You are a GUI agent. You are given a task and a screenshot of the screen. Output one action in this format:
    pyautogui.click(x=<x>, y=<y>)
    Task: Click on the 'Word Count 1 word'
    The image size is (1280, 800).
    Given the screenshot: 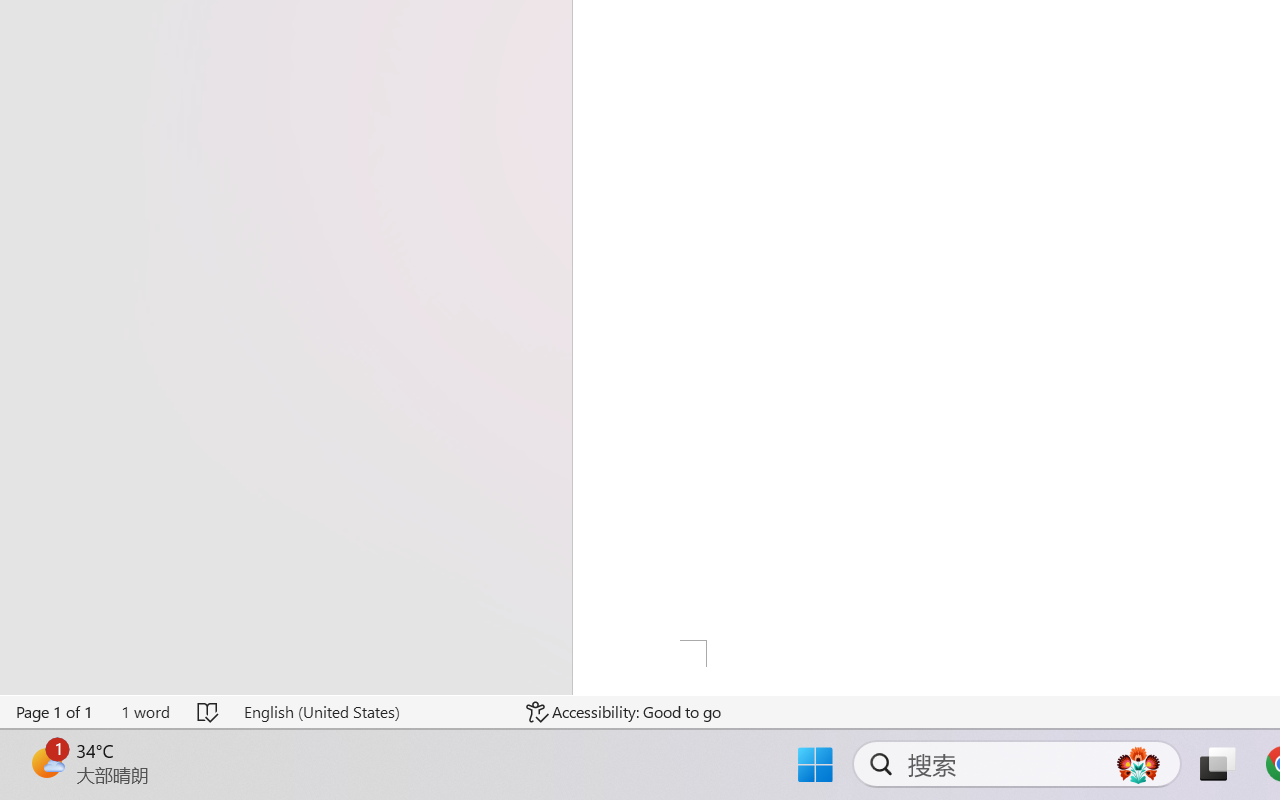 What is the action you would take?
    pyautogui.click(x=144, y=711)
    